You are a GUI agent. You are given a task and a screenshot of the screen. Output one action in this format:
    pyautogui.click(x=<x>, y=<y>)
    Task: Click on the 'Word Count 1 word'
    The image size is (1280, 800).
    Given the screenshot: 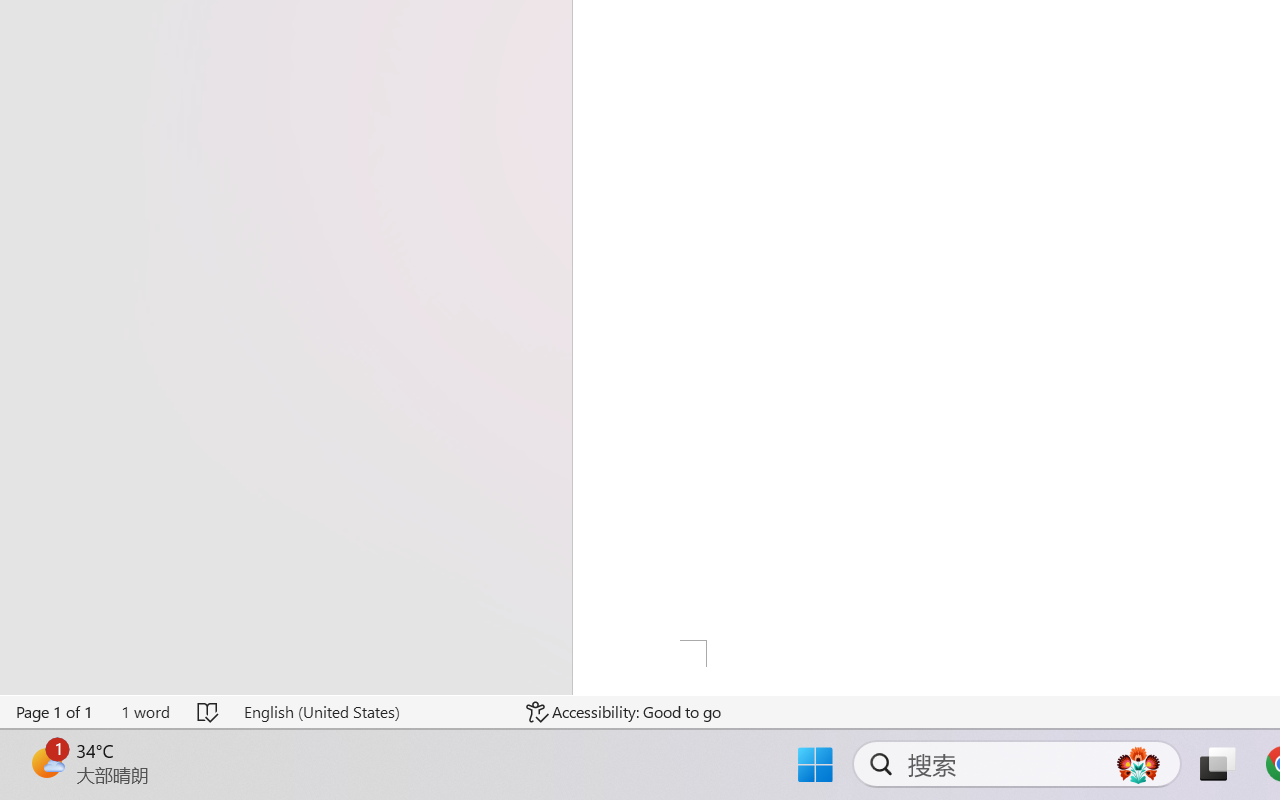 What is the action you would take?
    pyautogui.click(x=144, y=711)
    